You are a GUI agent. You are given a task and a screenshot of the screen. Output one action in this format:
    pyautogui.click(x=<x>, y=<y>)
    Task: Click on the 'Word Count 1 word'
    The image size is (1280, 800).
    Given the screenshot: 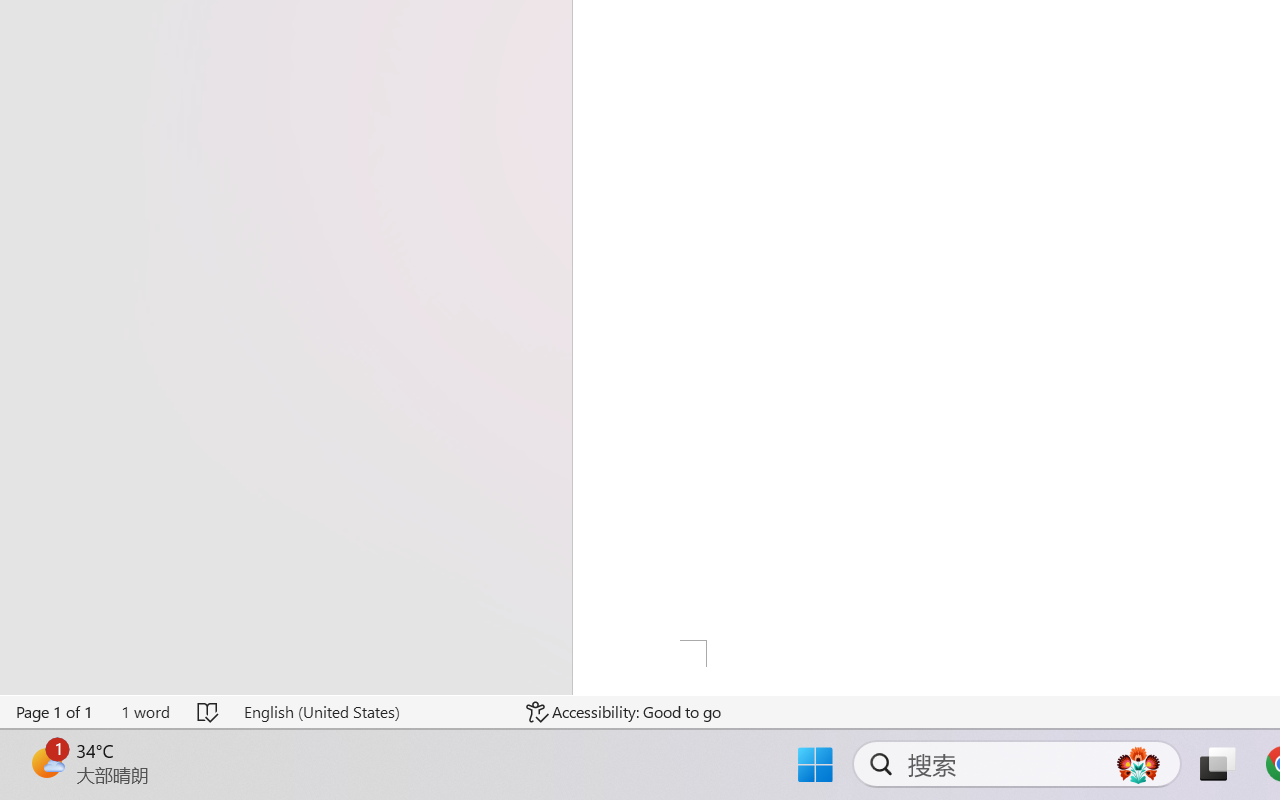 What is the action you would take?
    pyautogui.click(x=144, y=711)
    